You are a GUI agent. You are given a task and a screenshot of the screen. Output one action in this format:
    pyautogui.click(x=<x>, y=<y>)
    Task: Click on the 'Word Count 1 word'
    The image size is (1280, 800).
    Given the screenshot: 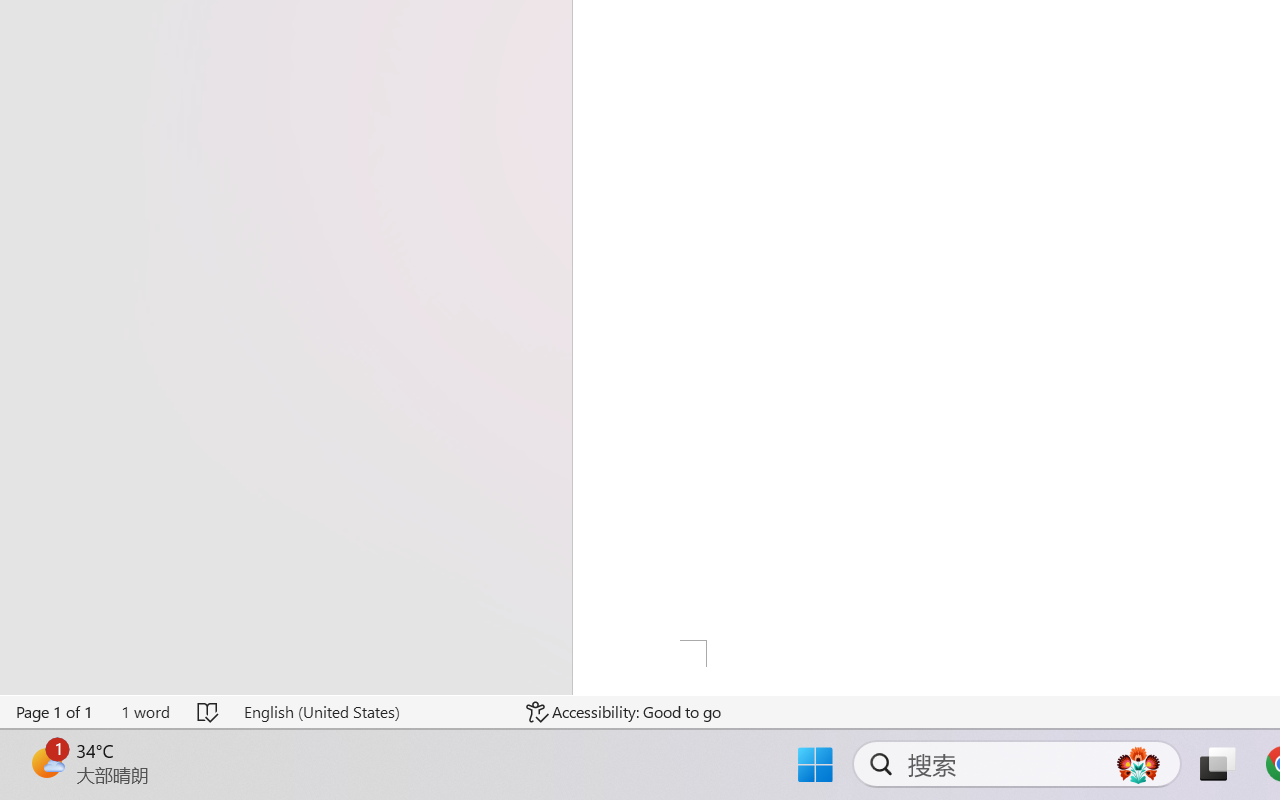 What is the action you would take?
    pyautogui.click(x=144, y=711)
    